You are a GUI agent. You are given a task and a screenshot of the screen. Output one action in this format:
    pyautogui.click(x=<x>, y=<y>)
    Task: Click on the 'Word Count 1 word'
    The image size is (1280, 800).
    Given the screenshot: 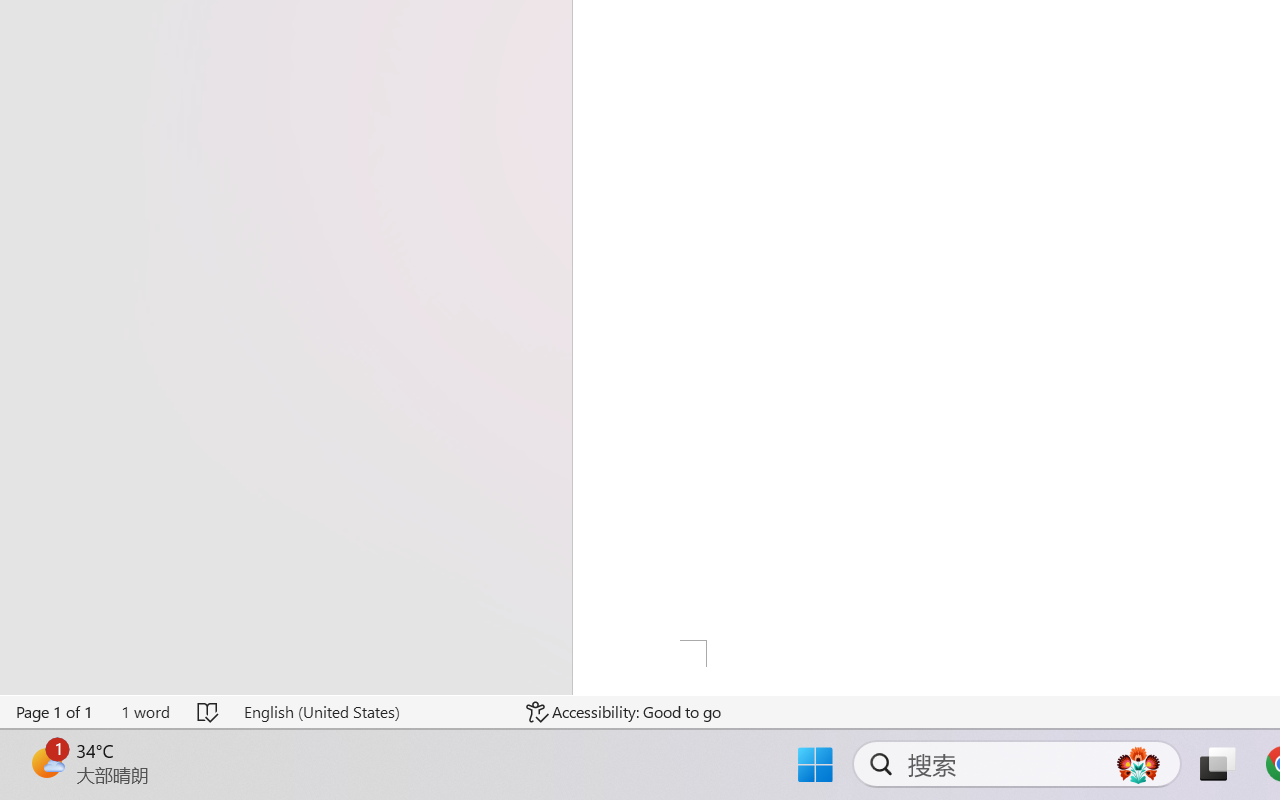 What is the action you would take?
    pyautogui.click(x=144, y=711)
    